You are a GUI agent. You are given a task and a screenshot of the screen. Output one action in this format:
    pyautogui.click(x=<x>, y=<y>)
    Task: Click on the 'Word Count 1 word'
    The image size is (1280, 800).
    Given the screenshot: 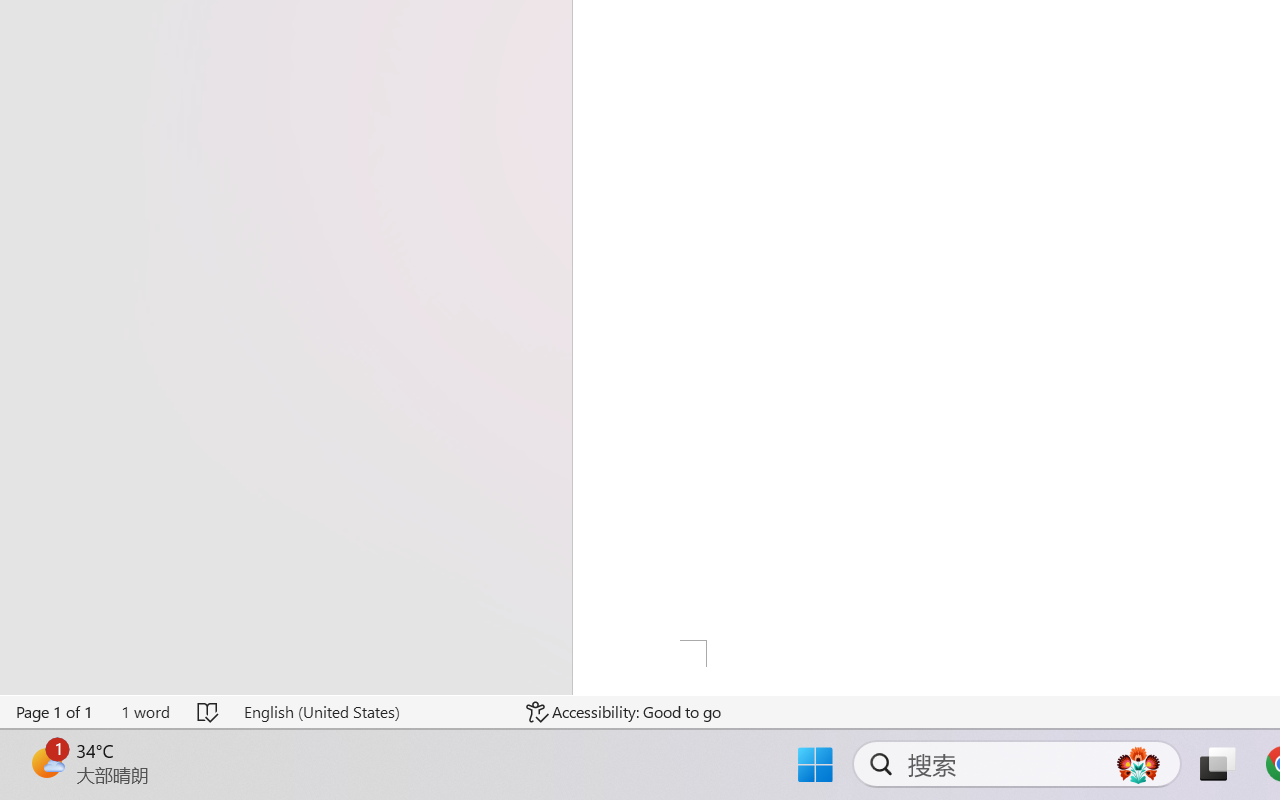 What is the action you would take?
    pyautogui.click(x=144, y=711)
    